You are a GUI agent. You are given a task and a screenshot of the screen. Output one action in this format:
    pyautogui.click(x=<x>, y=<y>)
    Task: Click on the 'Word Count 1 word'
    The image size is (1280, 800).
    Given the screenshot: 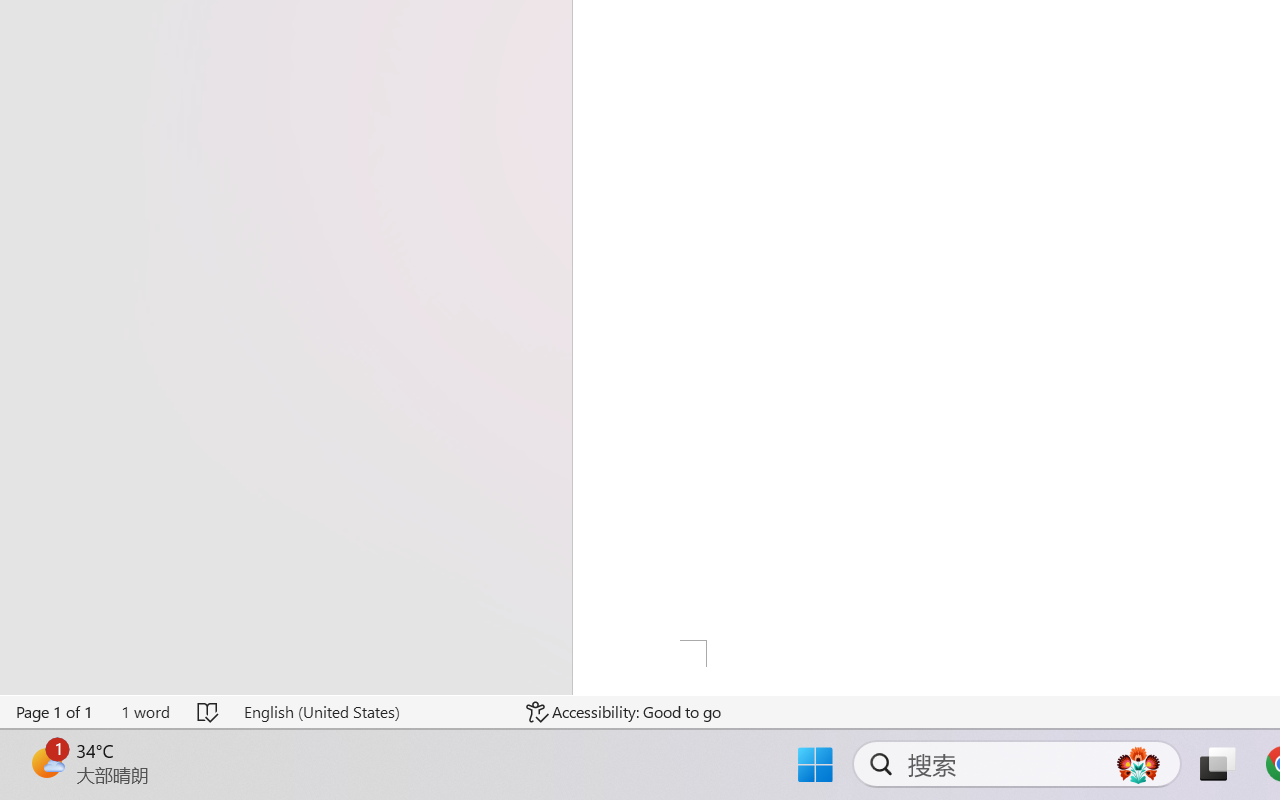 What is the action you would take?
    pyautogui.click(x=144, y=711)
    